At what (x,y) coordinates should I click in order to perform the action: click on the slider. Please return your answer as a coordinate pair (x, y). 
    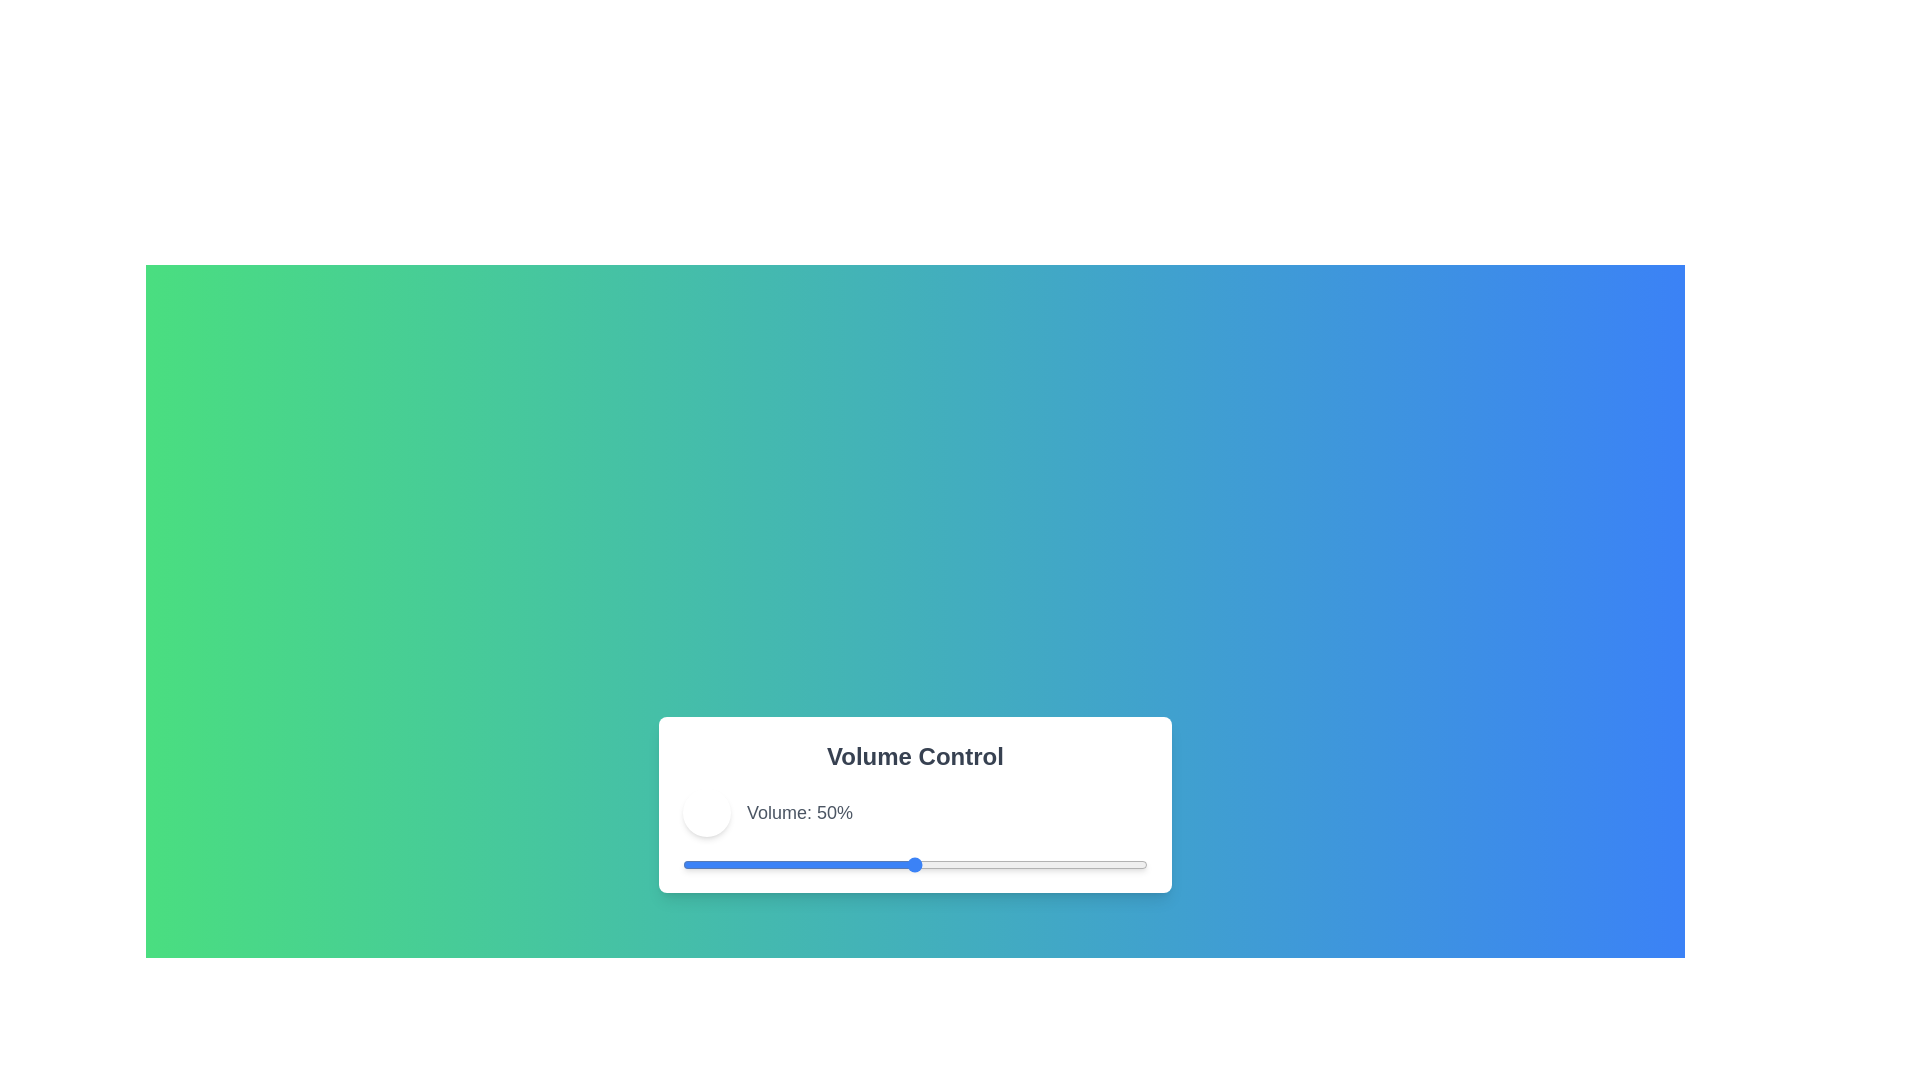
    Looking at the image, I should click on (971, 863).